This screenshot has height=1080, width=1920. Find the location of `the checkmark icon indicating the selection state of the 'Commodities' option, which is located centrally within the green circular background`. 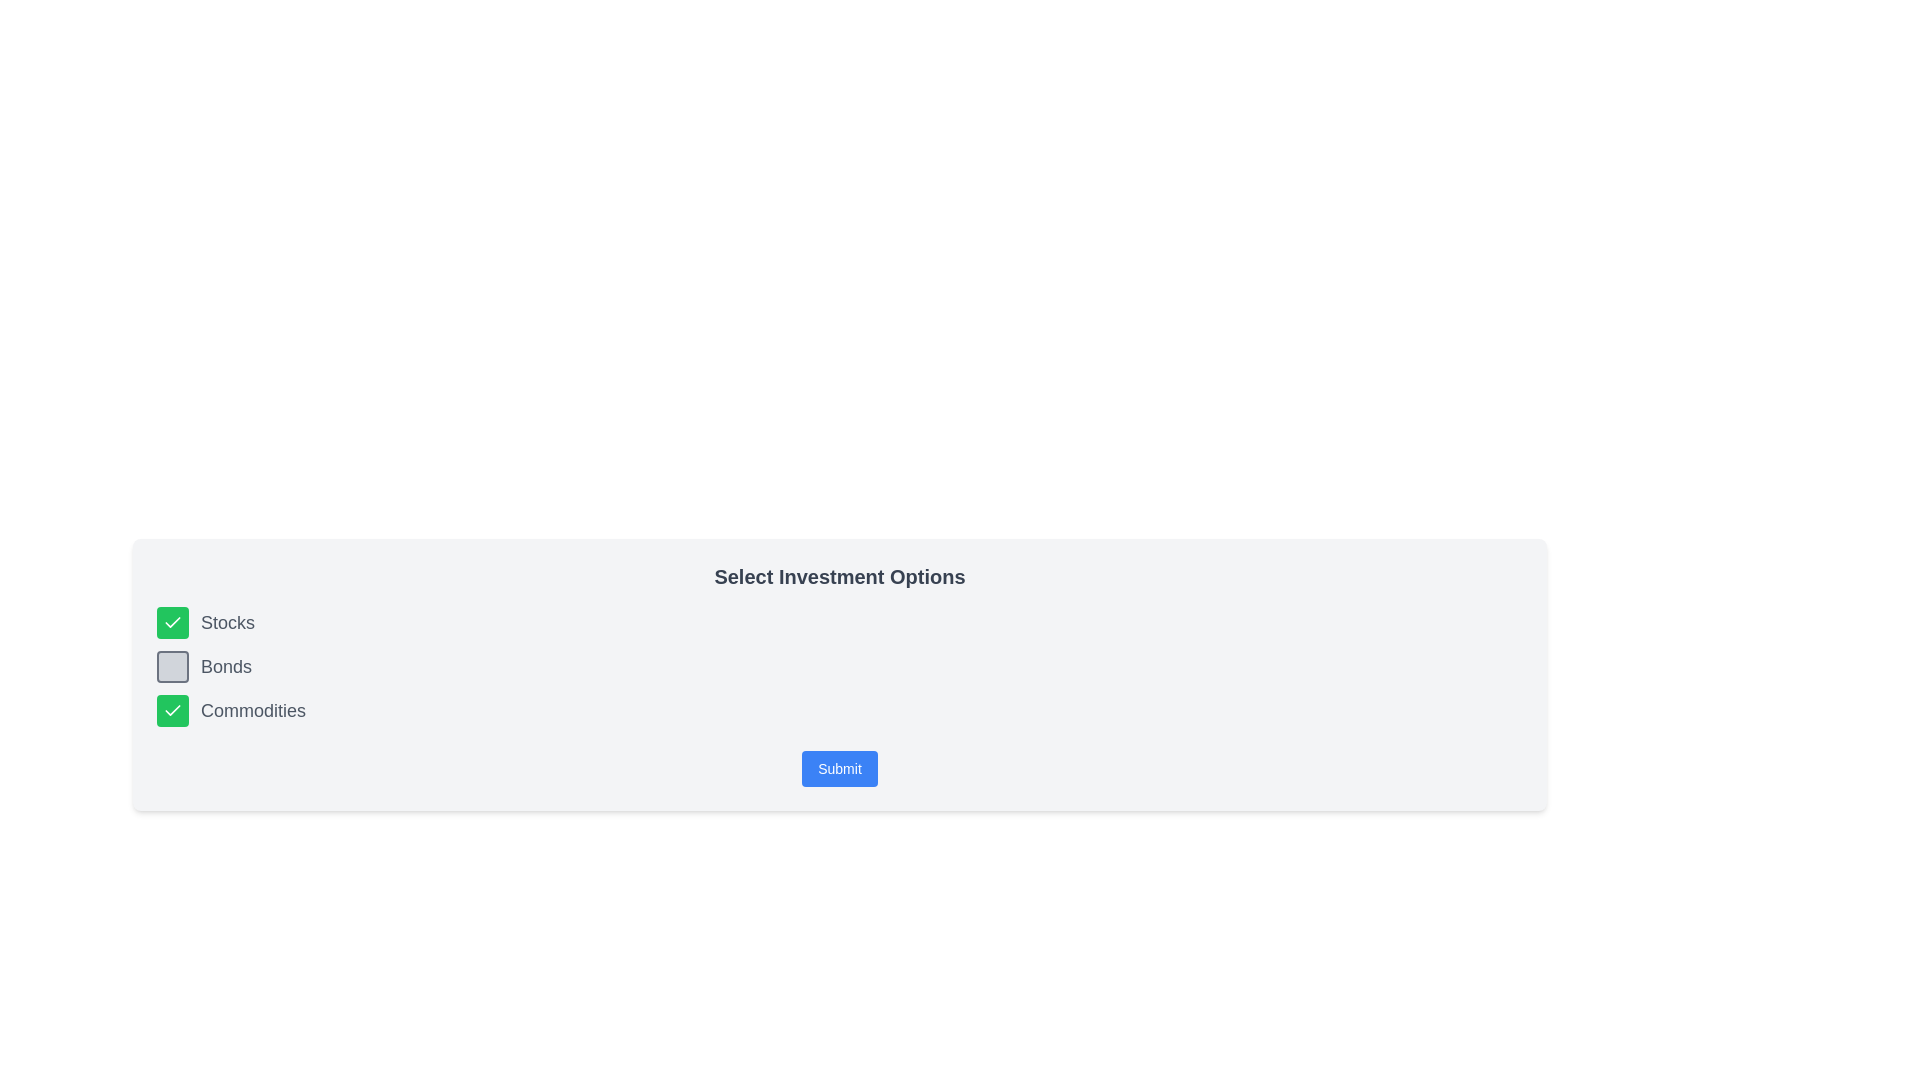

the checkmark icon indicating the selection state of the 'Commodities' option, which is located centrally within the green circular background is located at coordinates (172, 709).